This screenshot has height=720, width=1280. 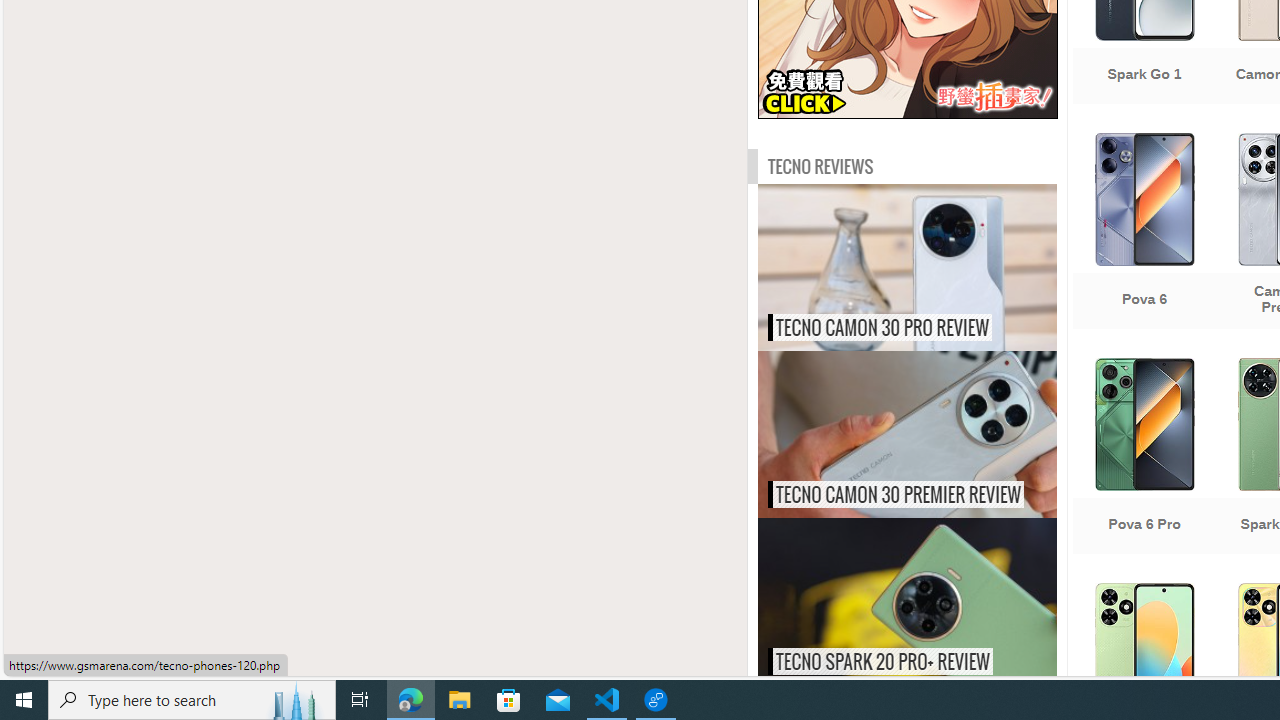 What do you see at coordinates (948, 600) in the screenshot?
I see `'Tecno Spark 20 Pro+ review'` at bounding box center [948, 600].